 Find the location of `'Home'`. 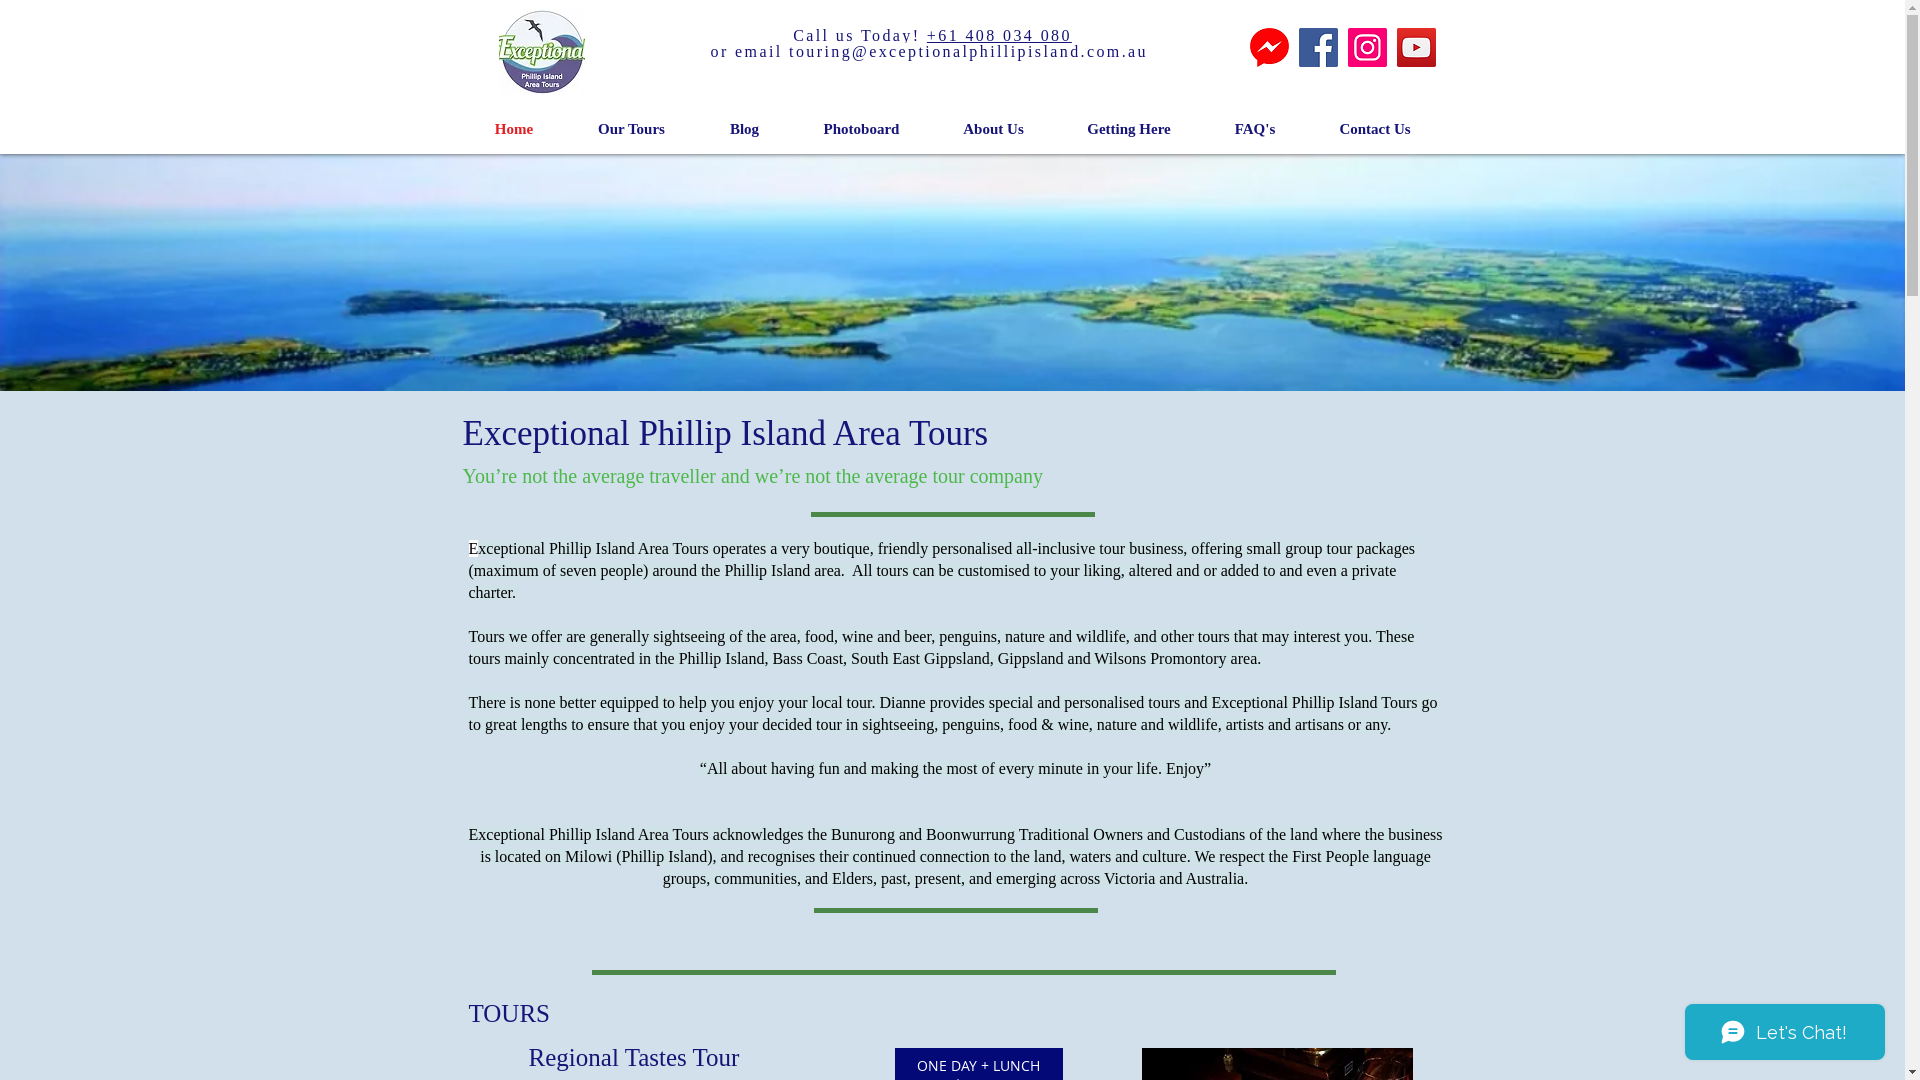

'Home' is located at coordinates (460, 128).